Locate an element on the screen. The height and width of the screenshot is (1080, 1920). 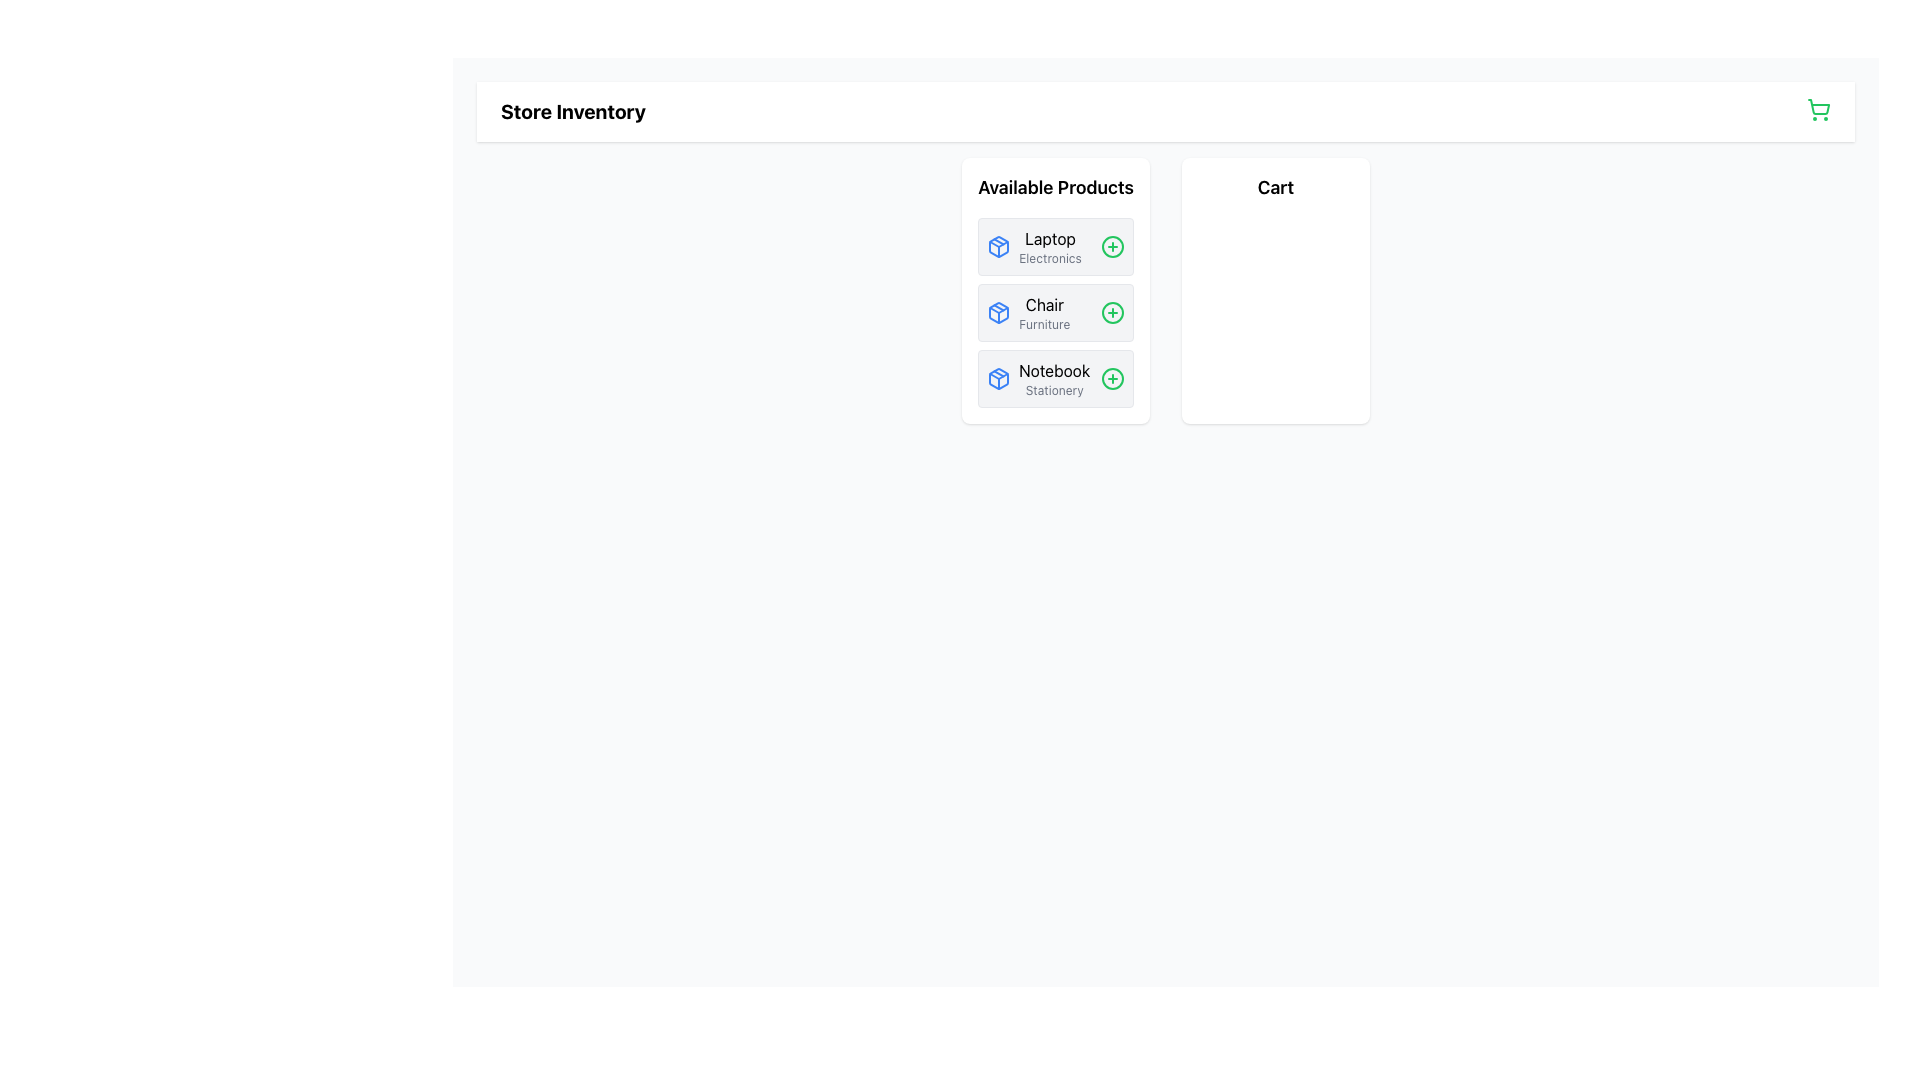
the 'Notebook' text label, which is the first line of the third product card in the 'Available Products' section is located at coordinates (1053, 370).